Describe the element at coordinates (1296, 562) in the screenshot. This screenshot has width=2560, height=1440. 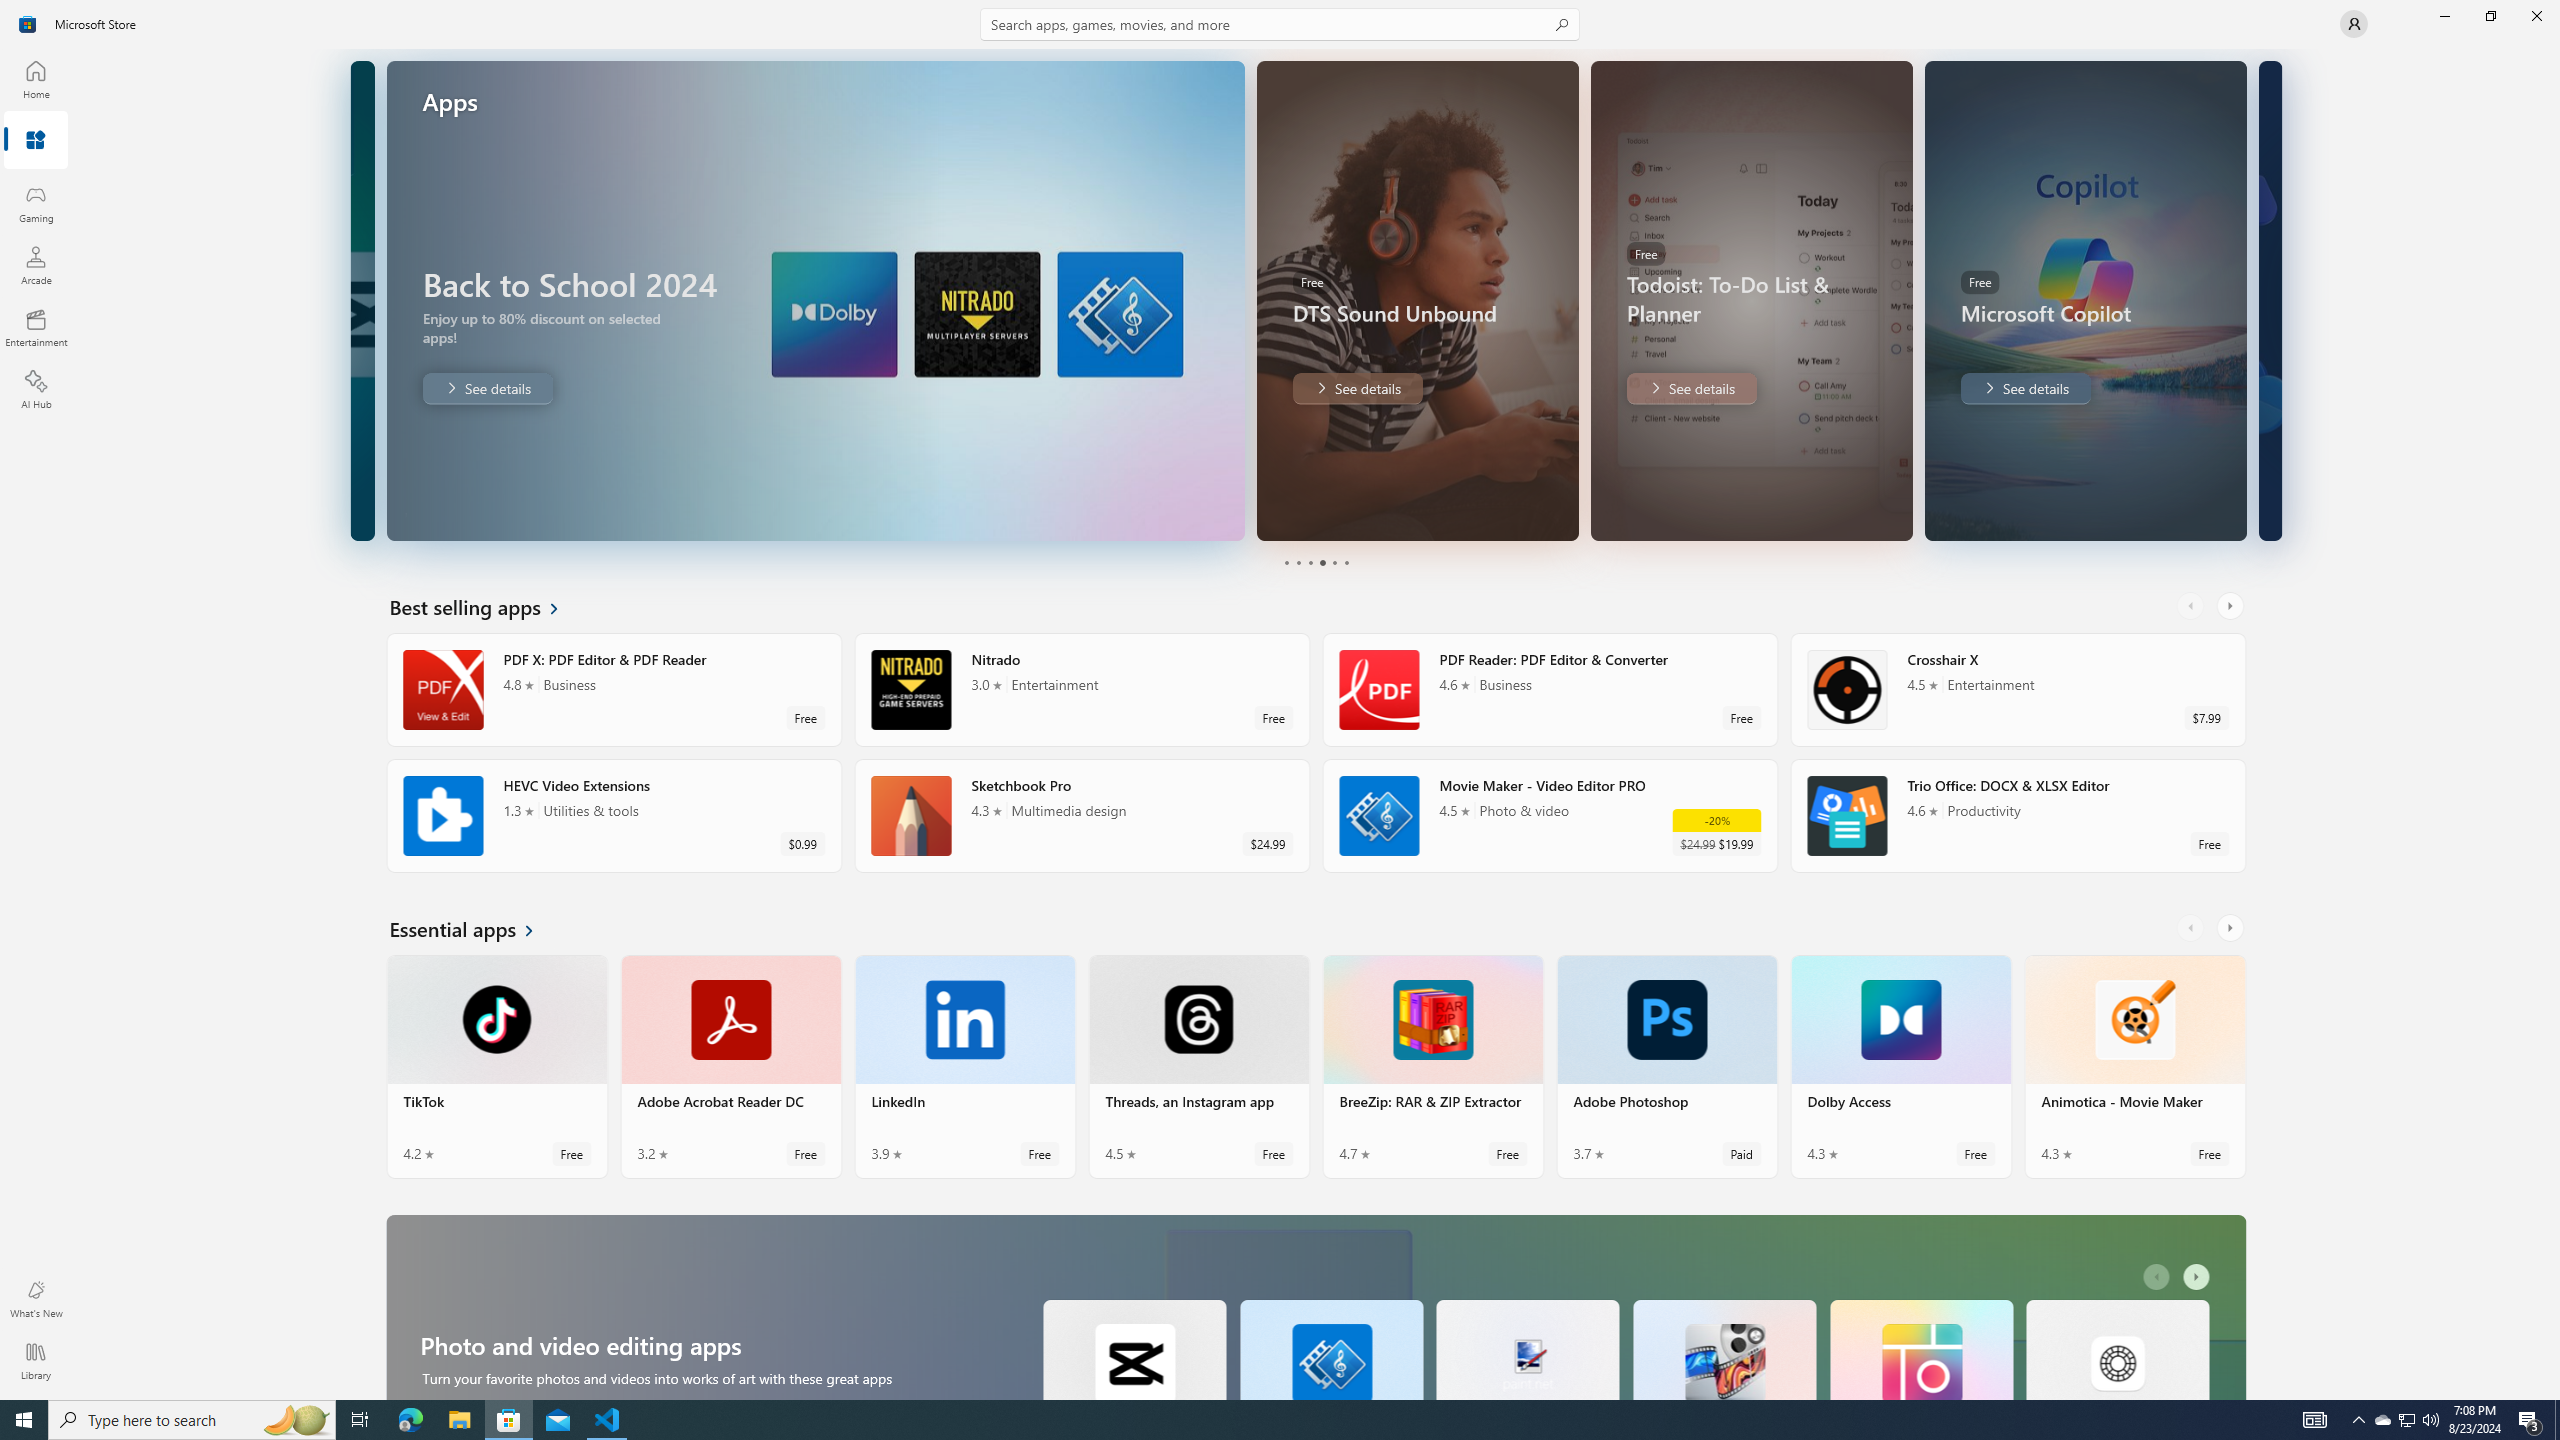
I see `'Page 2'` at that location.